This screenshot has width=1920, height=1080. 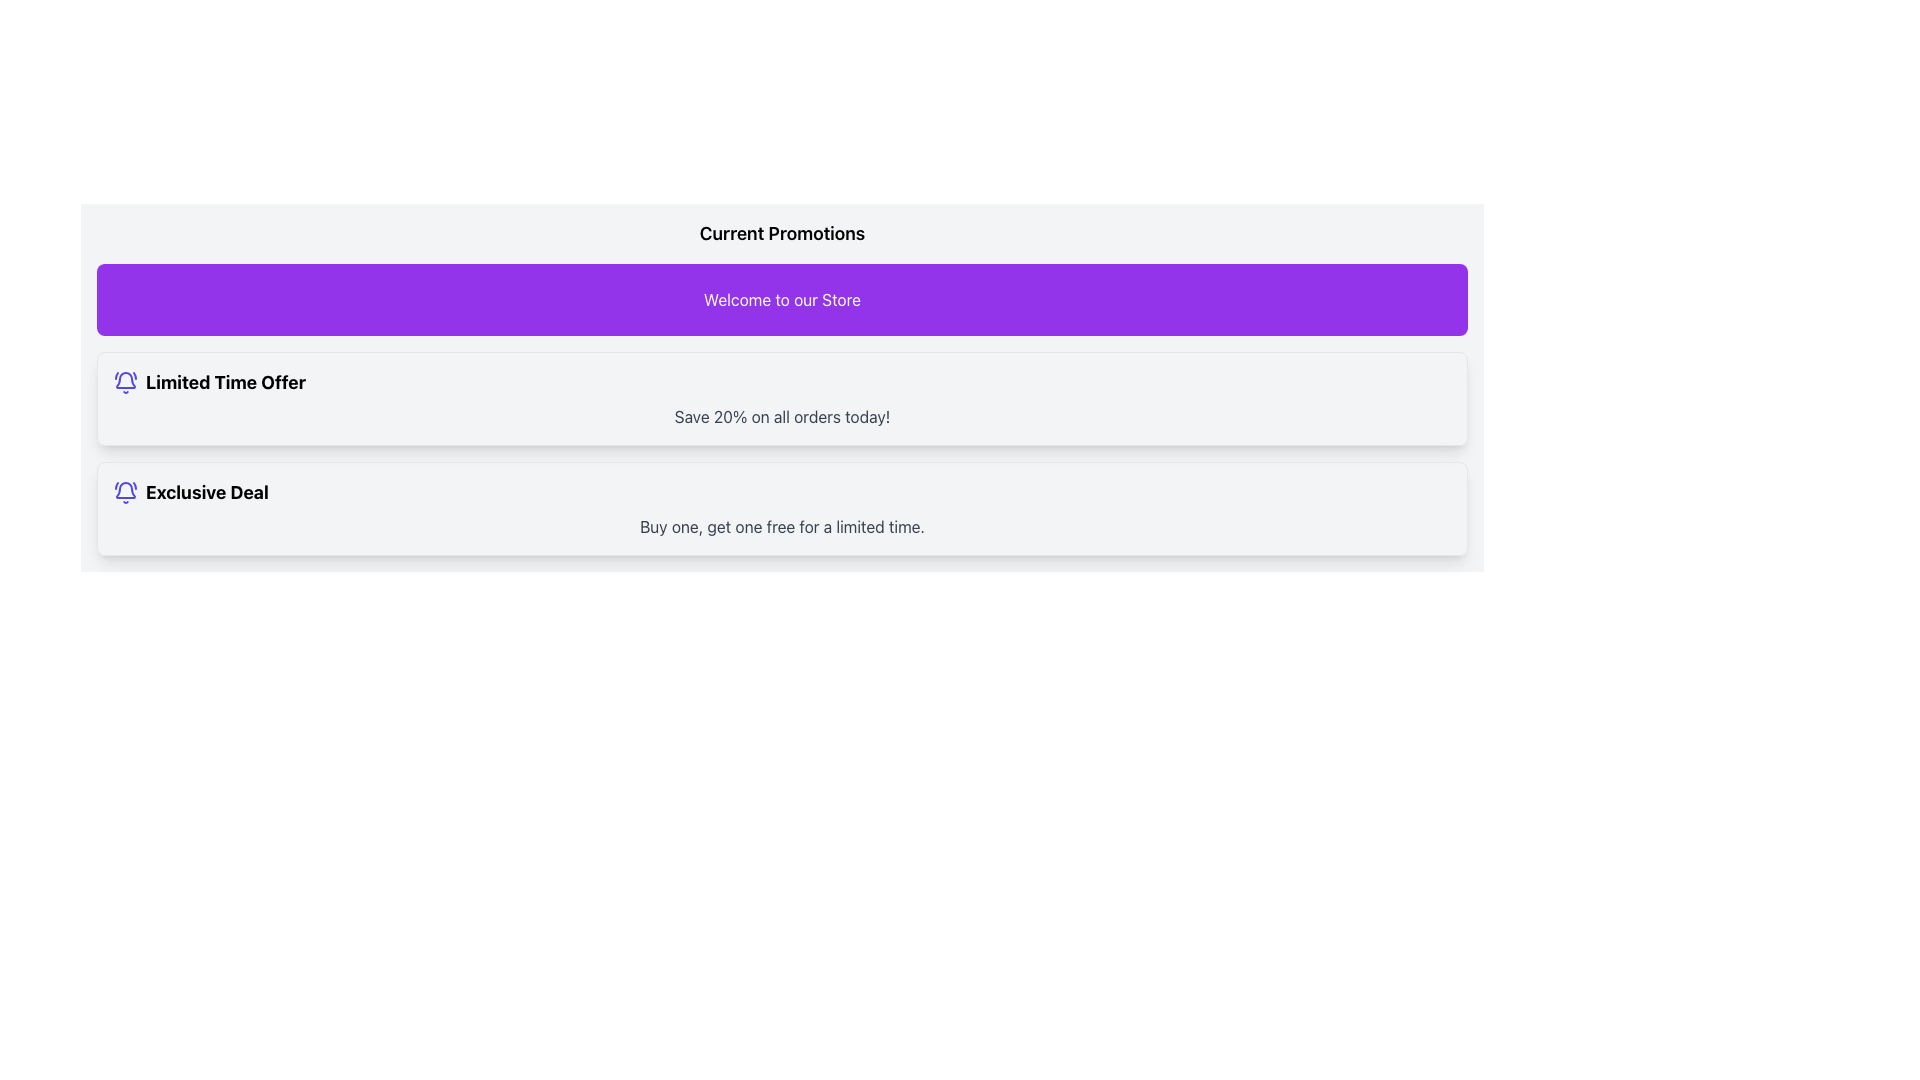 I want to click on the purple bell icon located to the left of the 'Limited Time Offer' text, so click(x=124, y=382).